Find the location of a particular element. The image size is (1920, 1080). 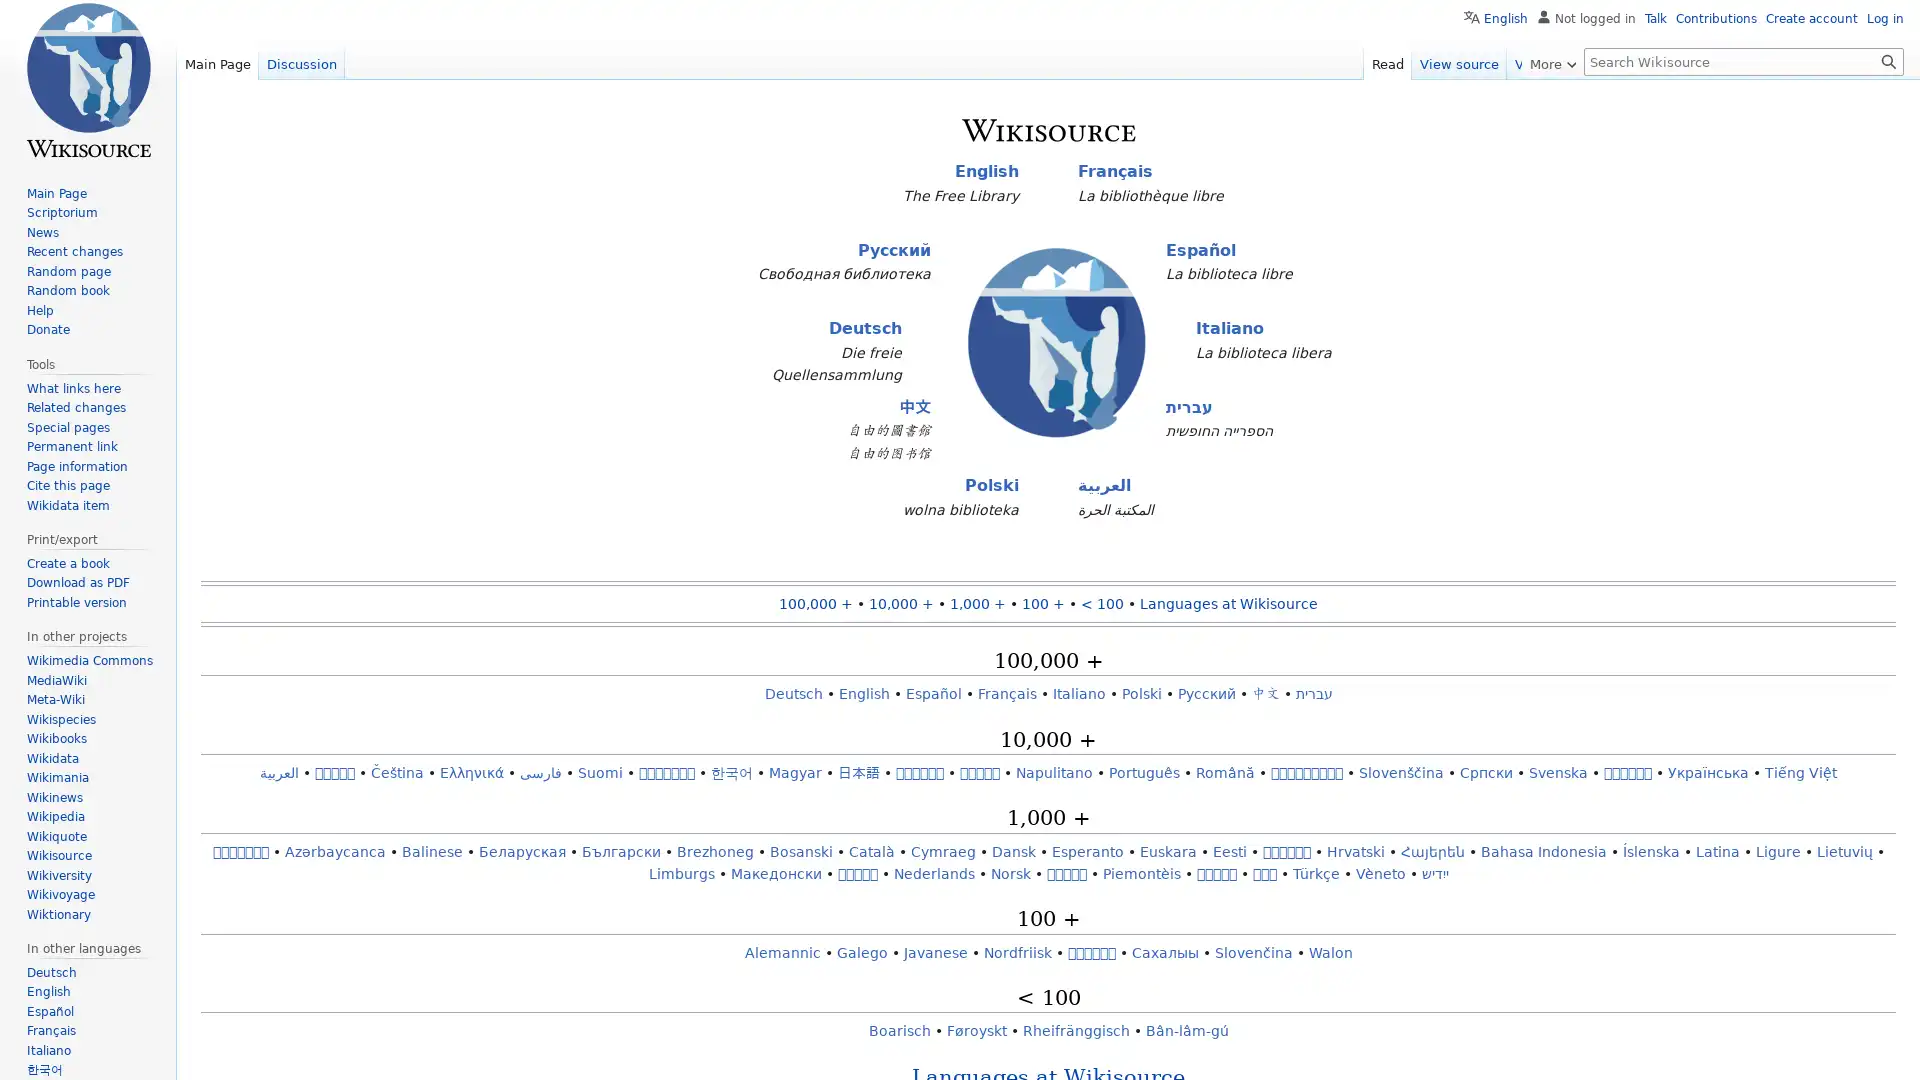

Go is located at coordinates (1888, 60).